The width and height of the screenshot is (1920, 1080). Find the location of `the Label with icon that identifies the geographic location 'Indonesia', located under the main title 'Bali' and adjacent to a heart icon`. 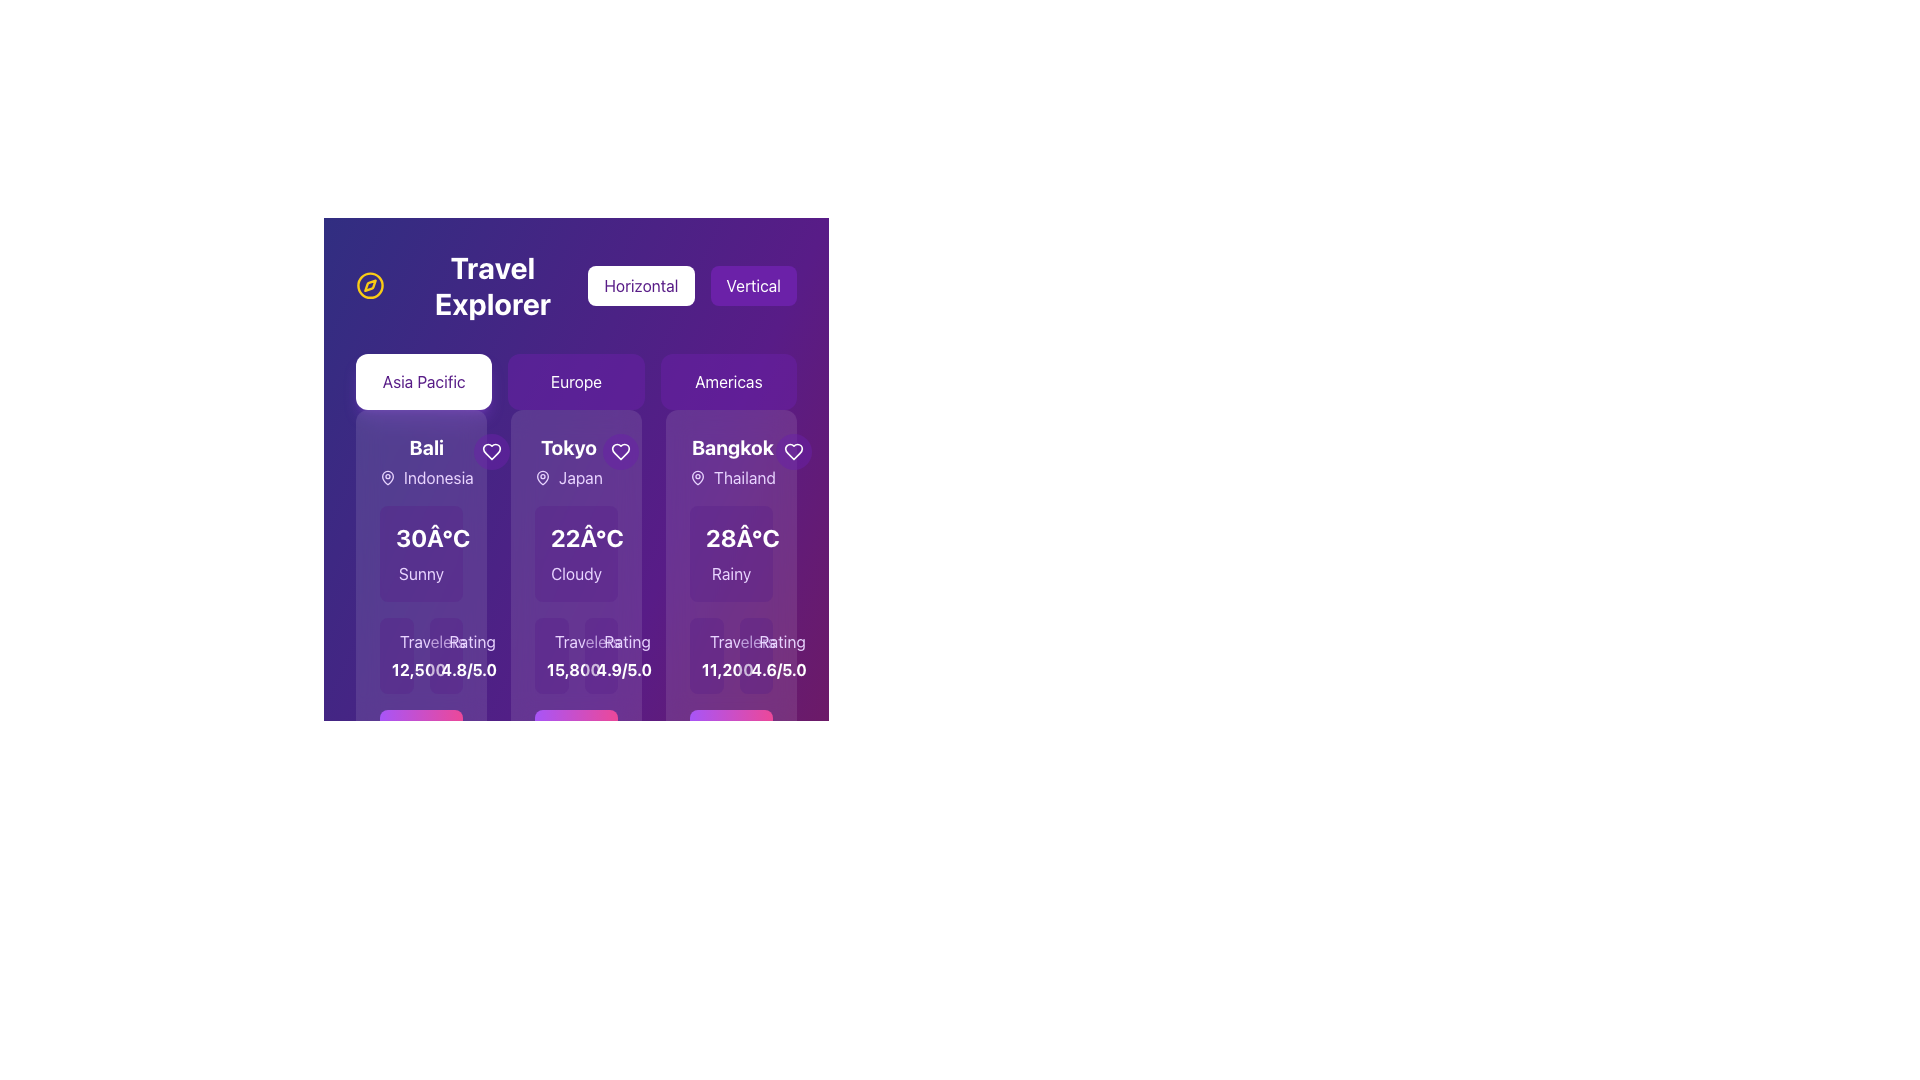

the Label with icon that identifies the geographic location 'Indonesia', located under the main title 'Bali' and adjacent to a heart icon is located at coordinates (425, 478).